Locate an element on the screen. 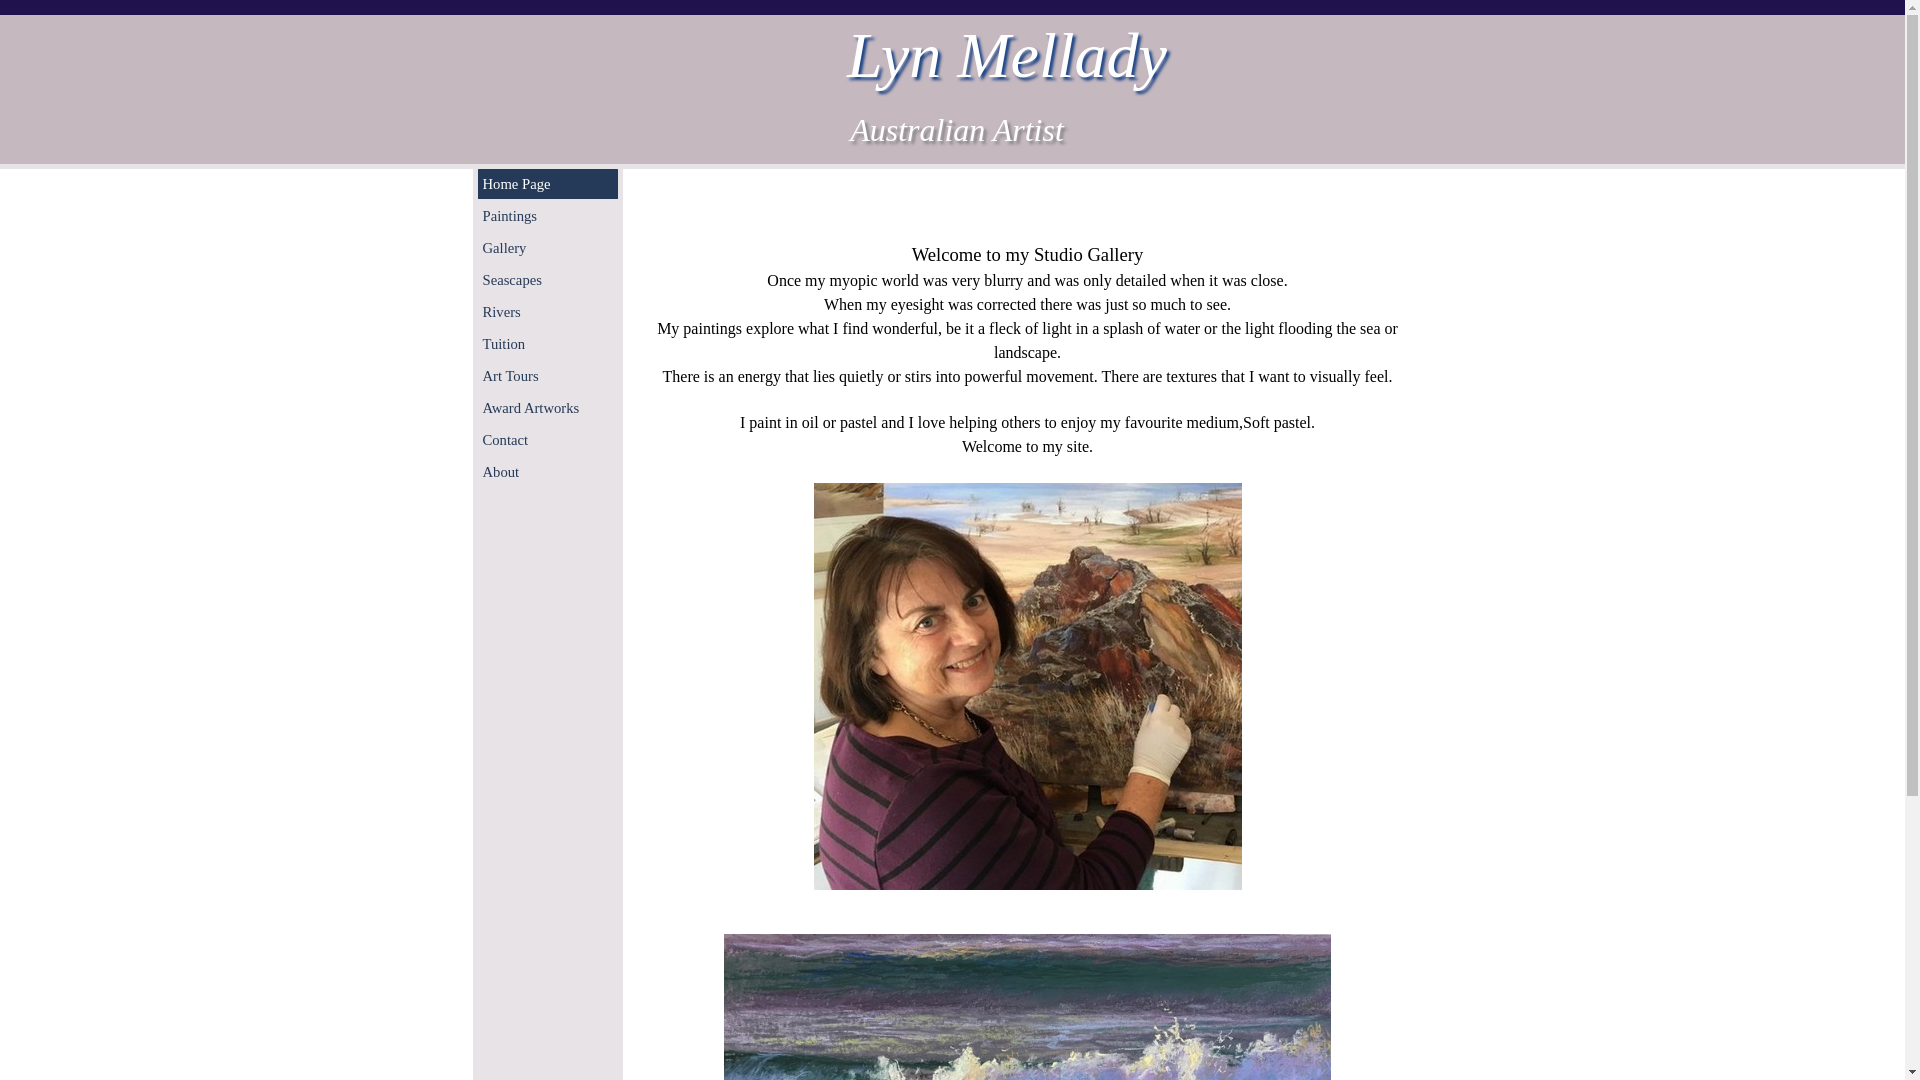 Image resolution: width=1920 pixels, height=1080 pixels. 'About' is located at coordinates (547, 471).